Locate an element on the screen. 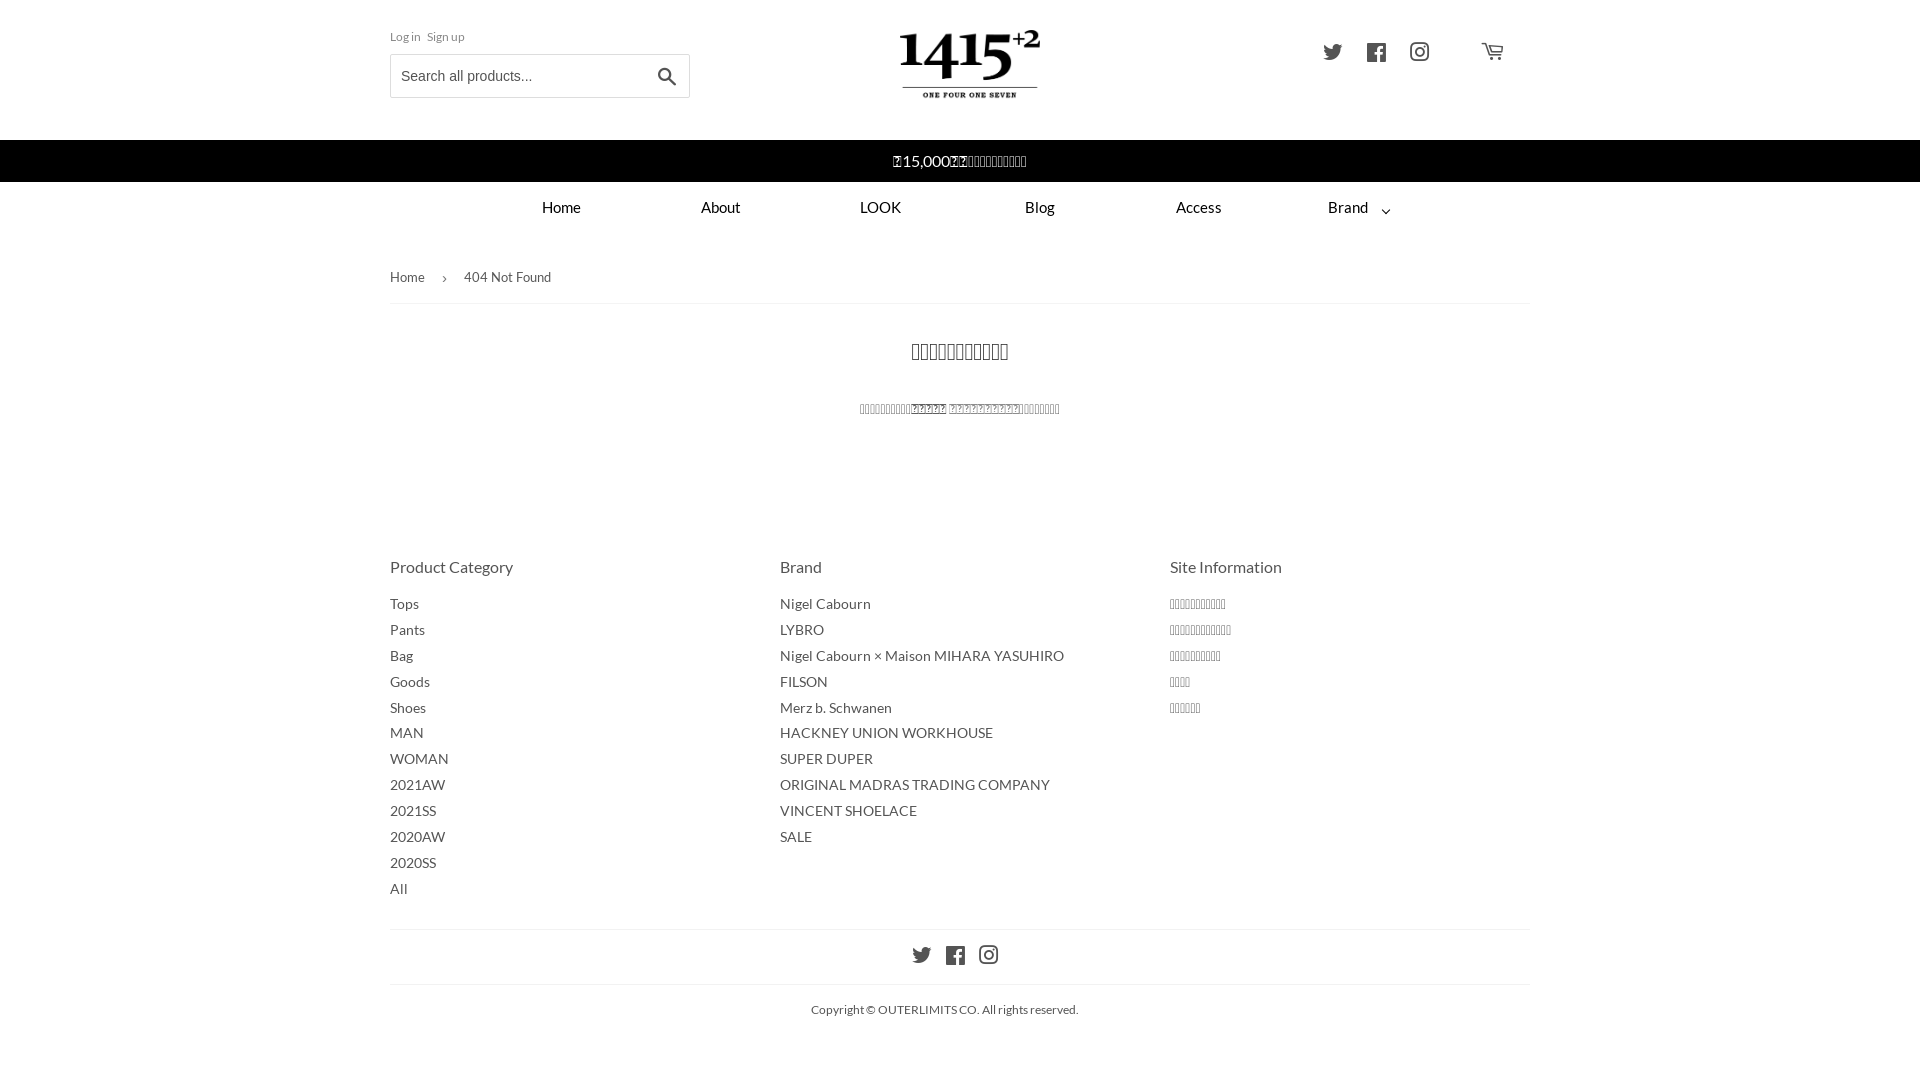  'SALE' is located at coordinates (795, 836).